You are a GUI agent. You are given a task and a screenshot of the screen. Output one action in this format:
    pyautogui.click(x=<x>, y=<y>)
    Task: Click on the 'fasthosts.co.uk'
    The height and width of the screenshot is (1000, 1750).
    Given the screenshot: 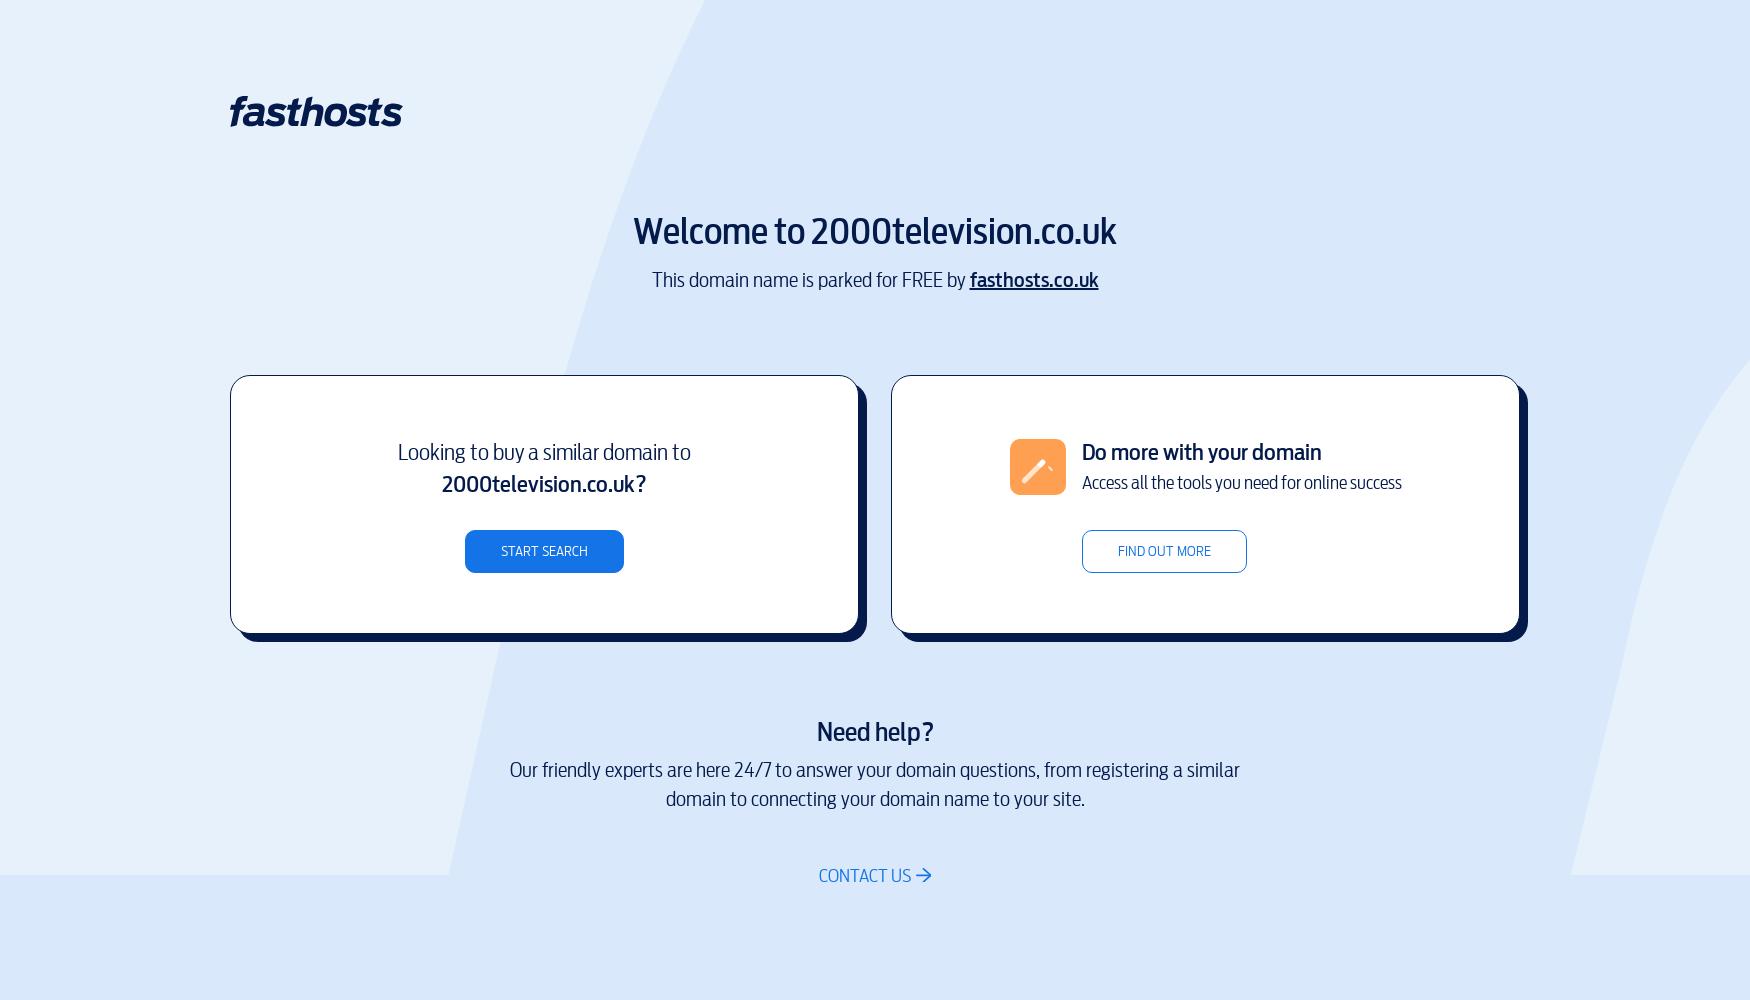 What is the action you would take?
    pyautogui.click(x=1032, y=279)
    